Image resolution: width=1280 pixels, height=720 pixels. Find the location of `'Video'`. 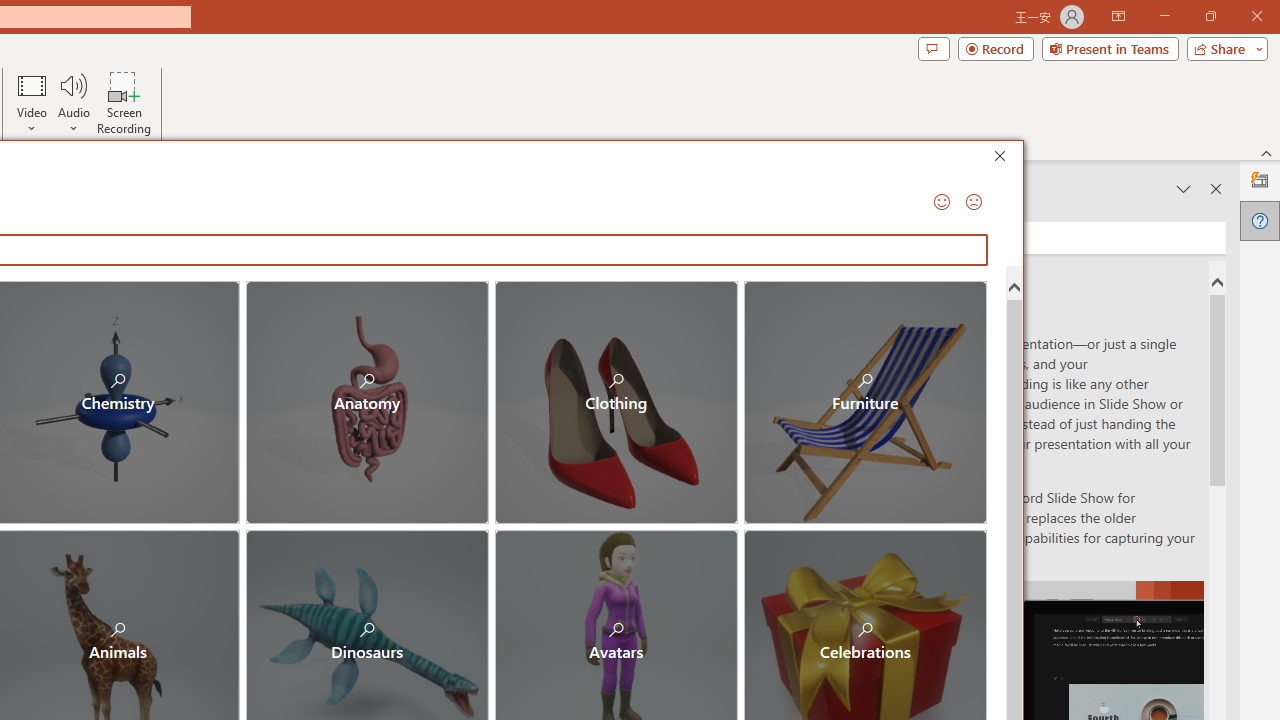

'Video' is located at coordinates (32, 103).